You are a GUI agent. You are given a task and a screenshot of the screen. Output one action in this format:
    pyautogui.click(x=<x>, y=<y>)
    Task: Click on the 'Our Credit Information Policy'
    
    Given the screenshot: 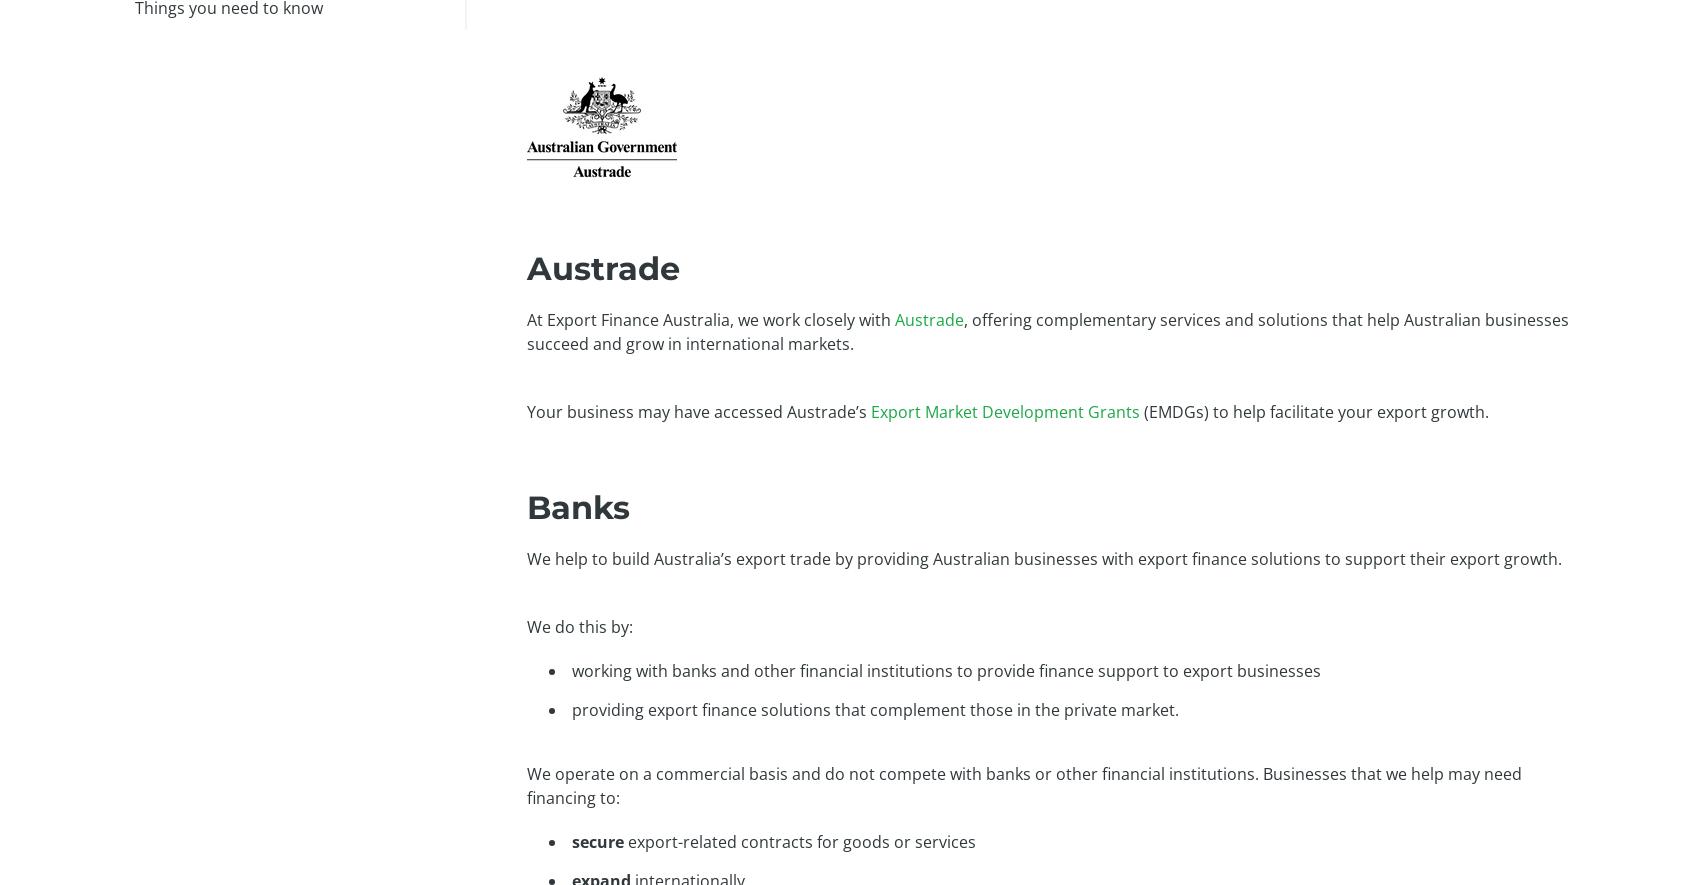 What is the action you would take?
    pyautogui.click(x=1421, y=366)
    